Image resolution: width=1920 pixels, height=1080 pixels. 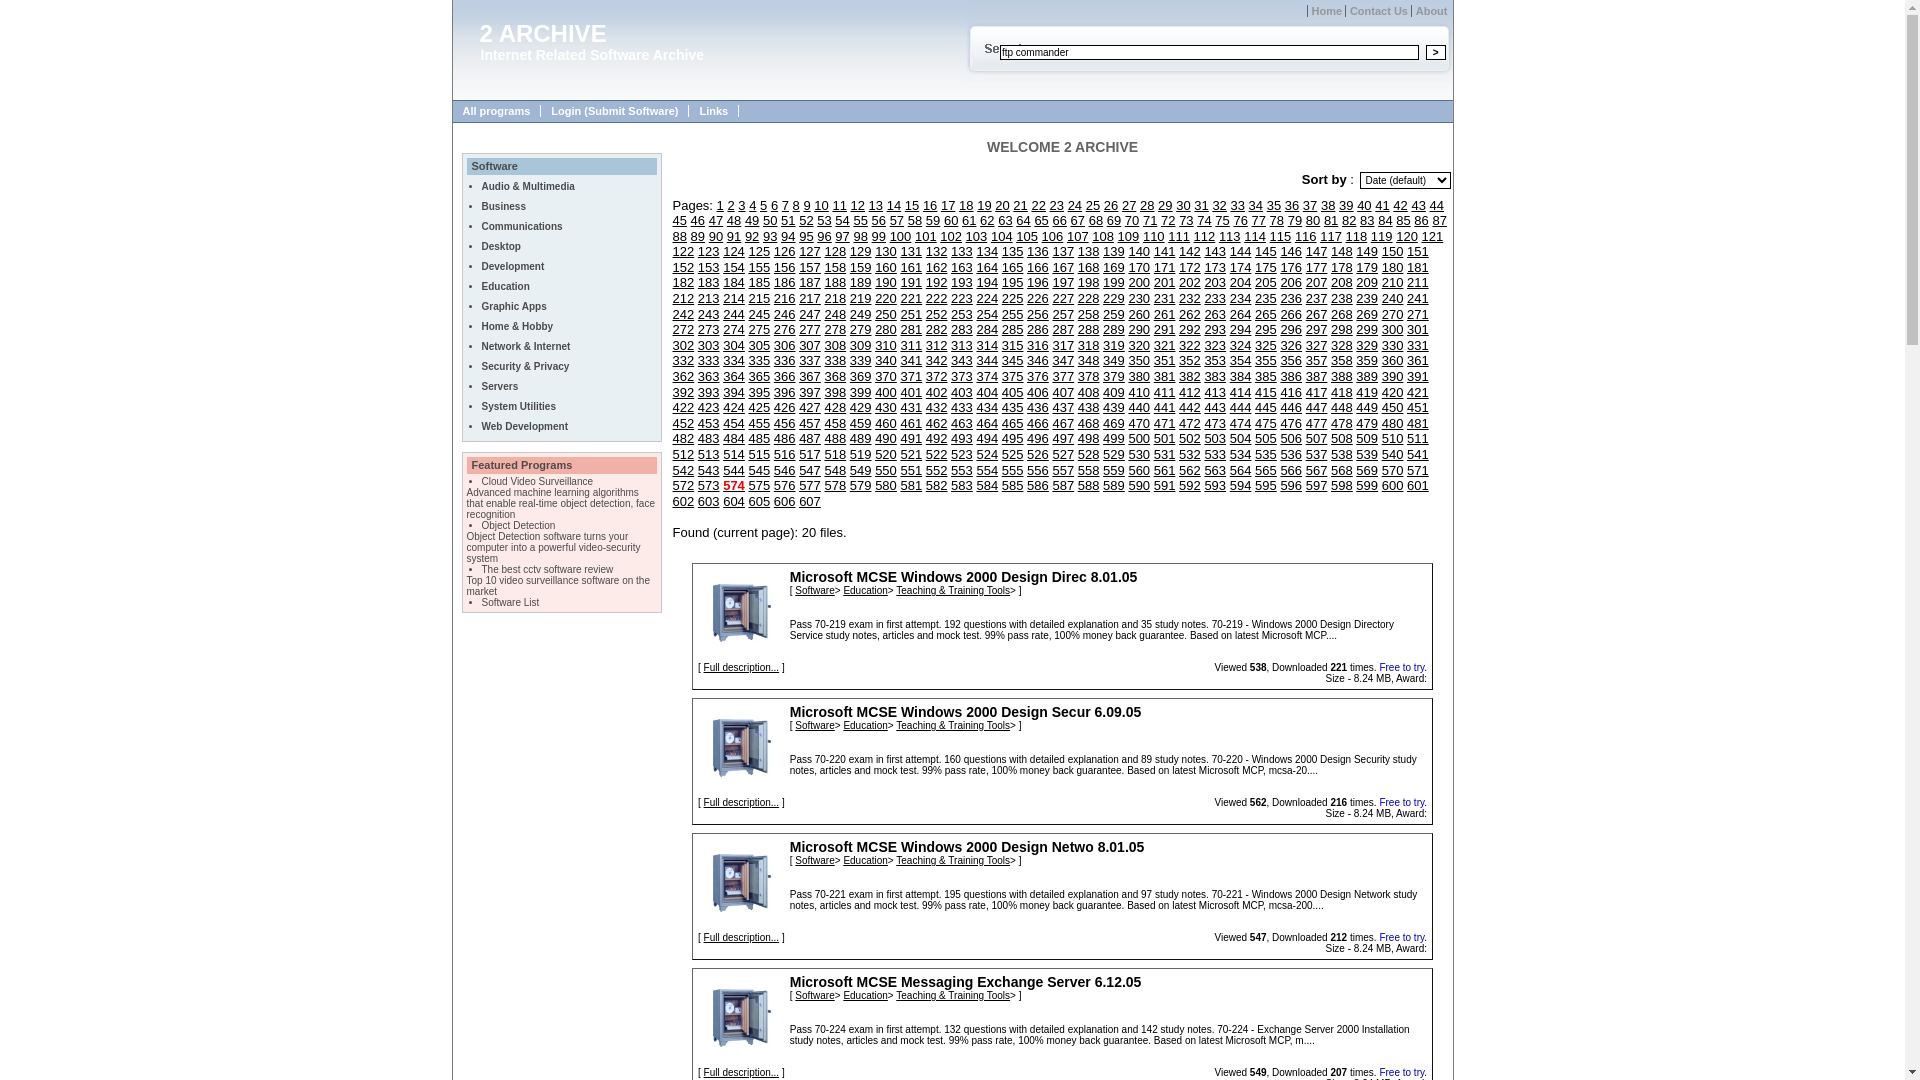 I want to click on 'Web Development', so click(x=525, y=425).